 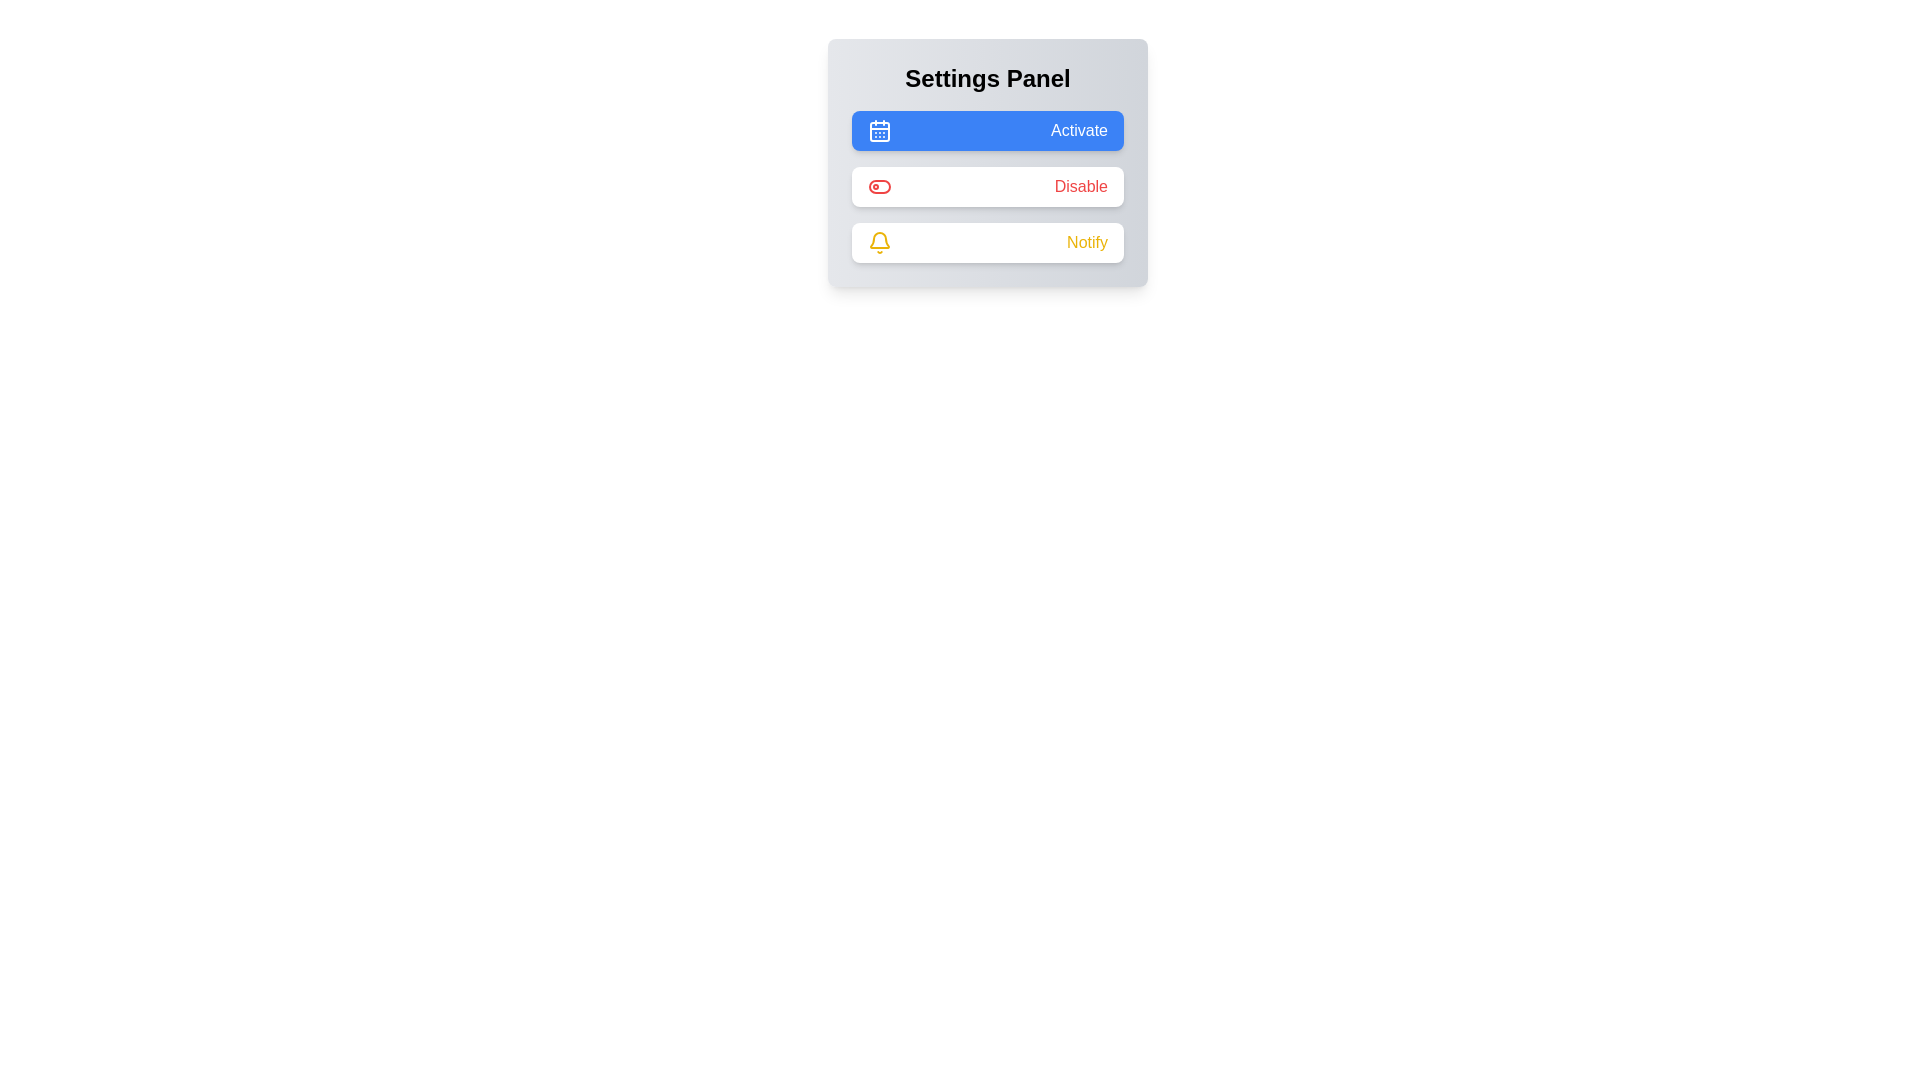 What do you see at coordinates (988, 186) in the screenshot?
I see `the 'Disable' button in the Settings Panel` at bounding box center [988, 186].